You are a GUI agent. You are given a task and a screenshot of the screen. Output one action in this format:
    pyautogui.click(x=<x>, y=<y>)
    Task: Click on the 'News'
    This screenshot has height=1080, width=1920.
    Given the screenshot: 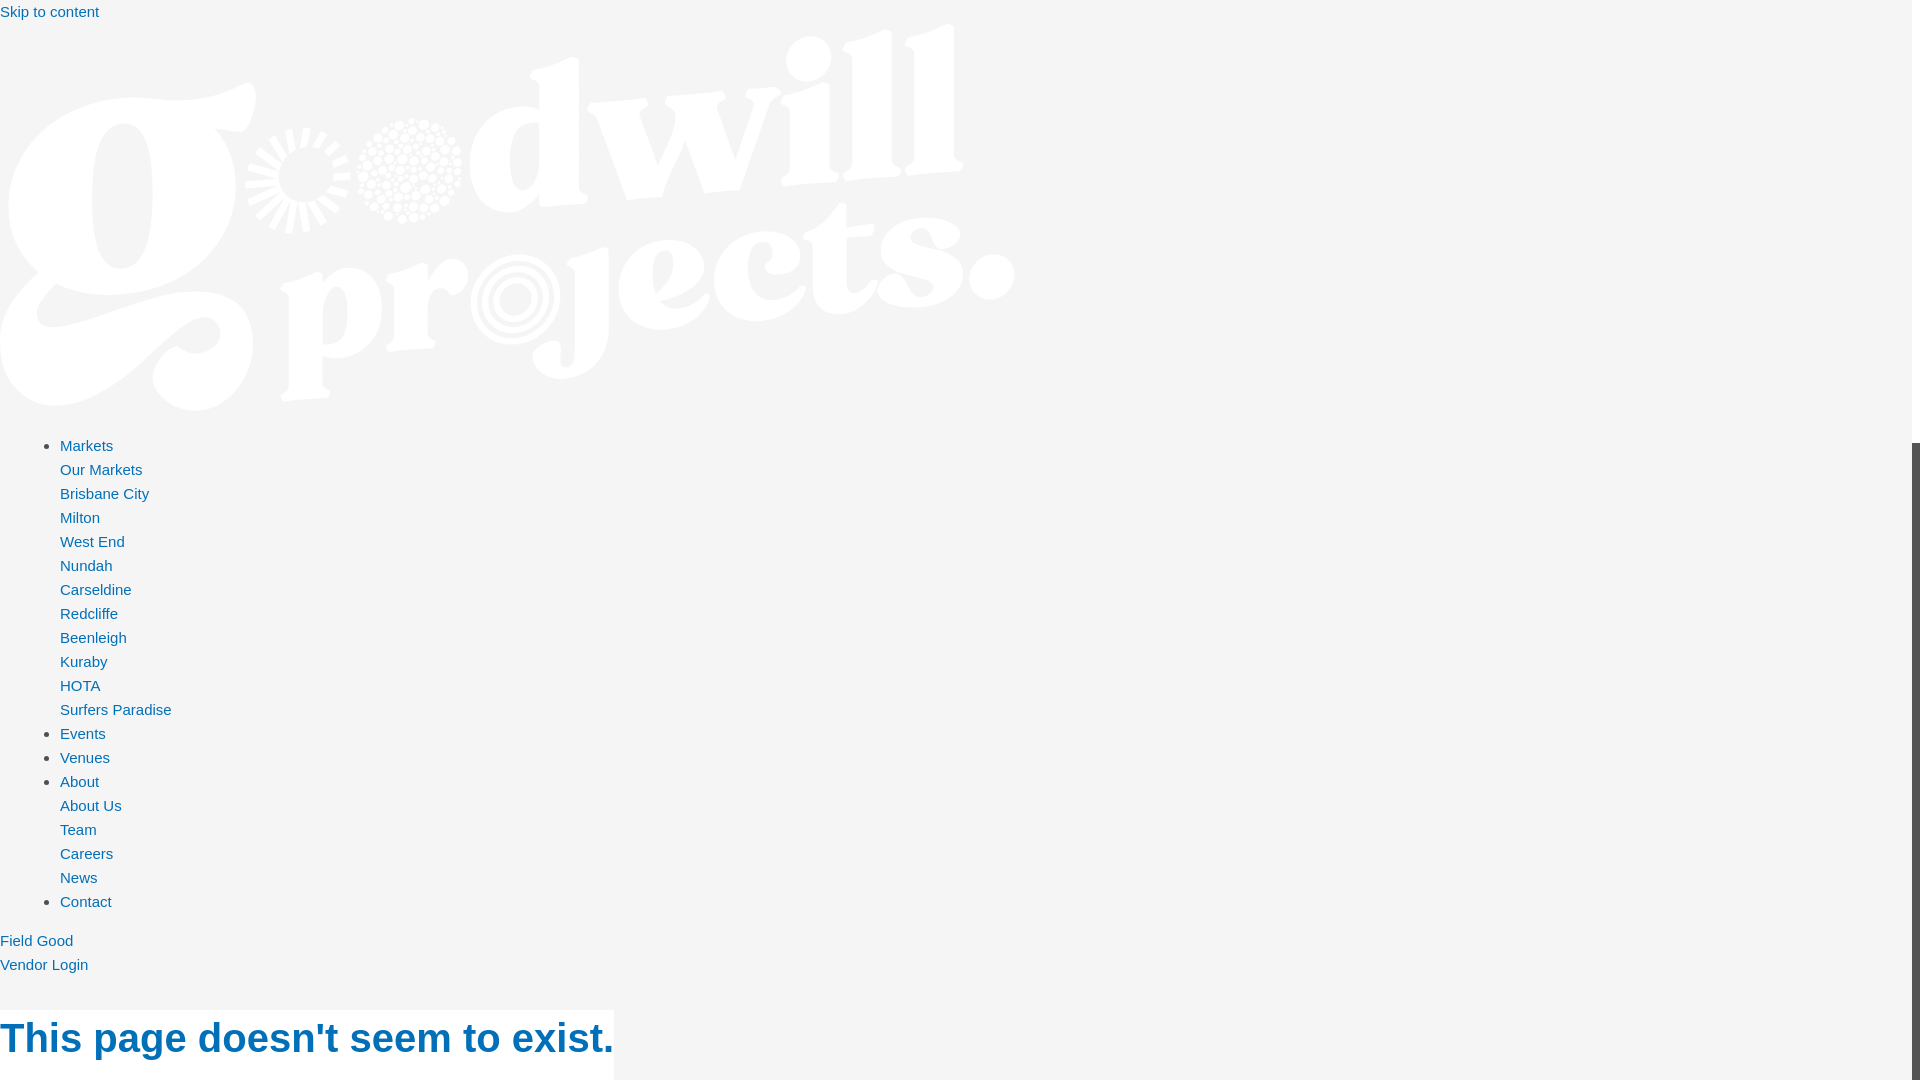 What is the action you would take?
    pyautogui.click(x=78, y=876)
    